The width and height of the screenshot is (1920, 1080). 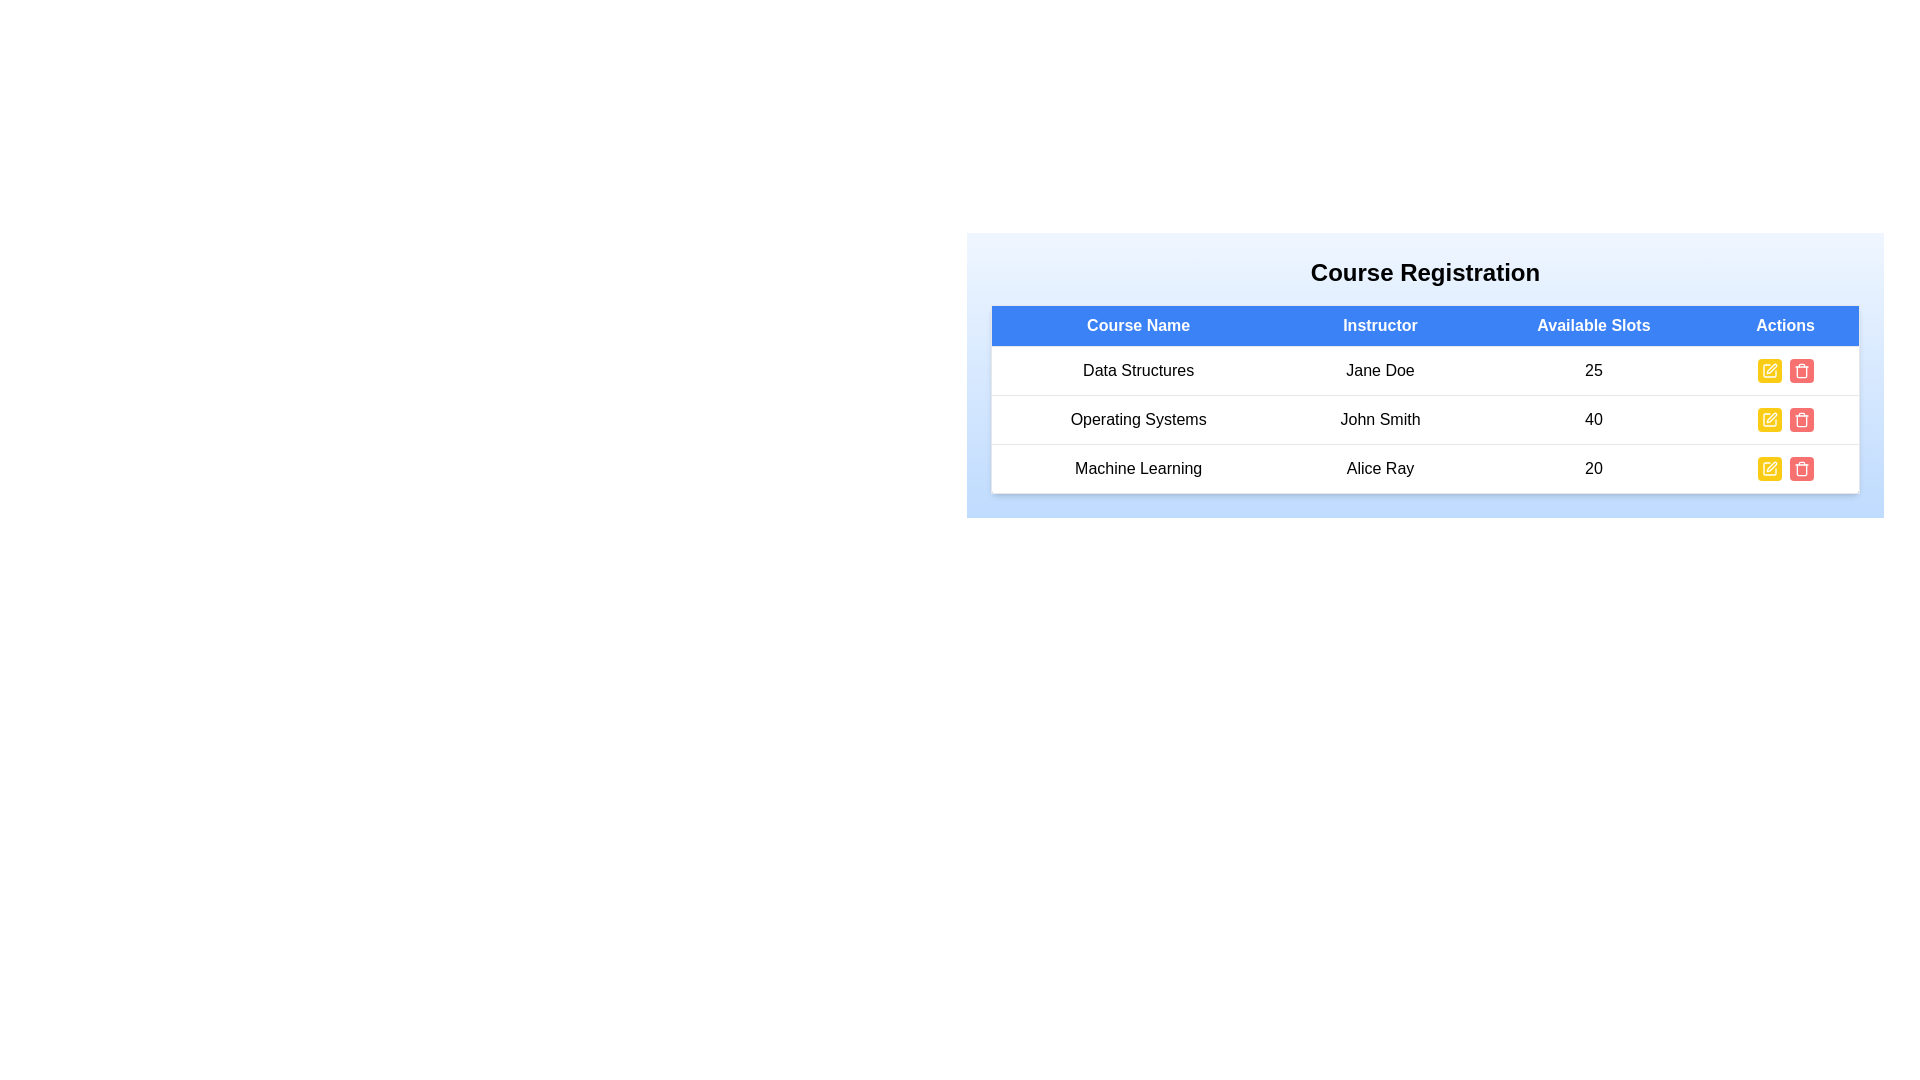 What do you see at coordinates (1138, 325) in the screenshot?
I see `the header column 'Course Name' to sort the table by that column` at bounding box center [1138, 325].